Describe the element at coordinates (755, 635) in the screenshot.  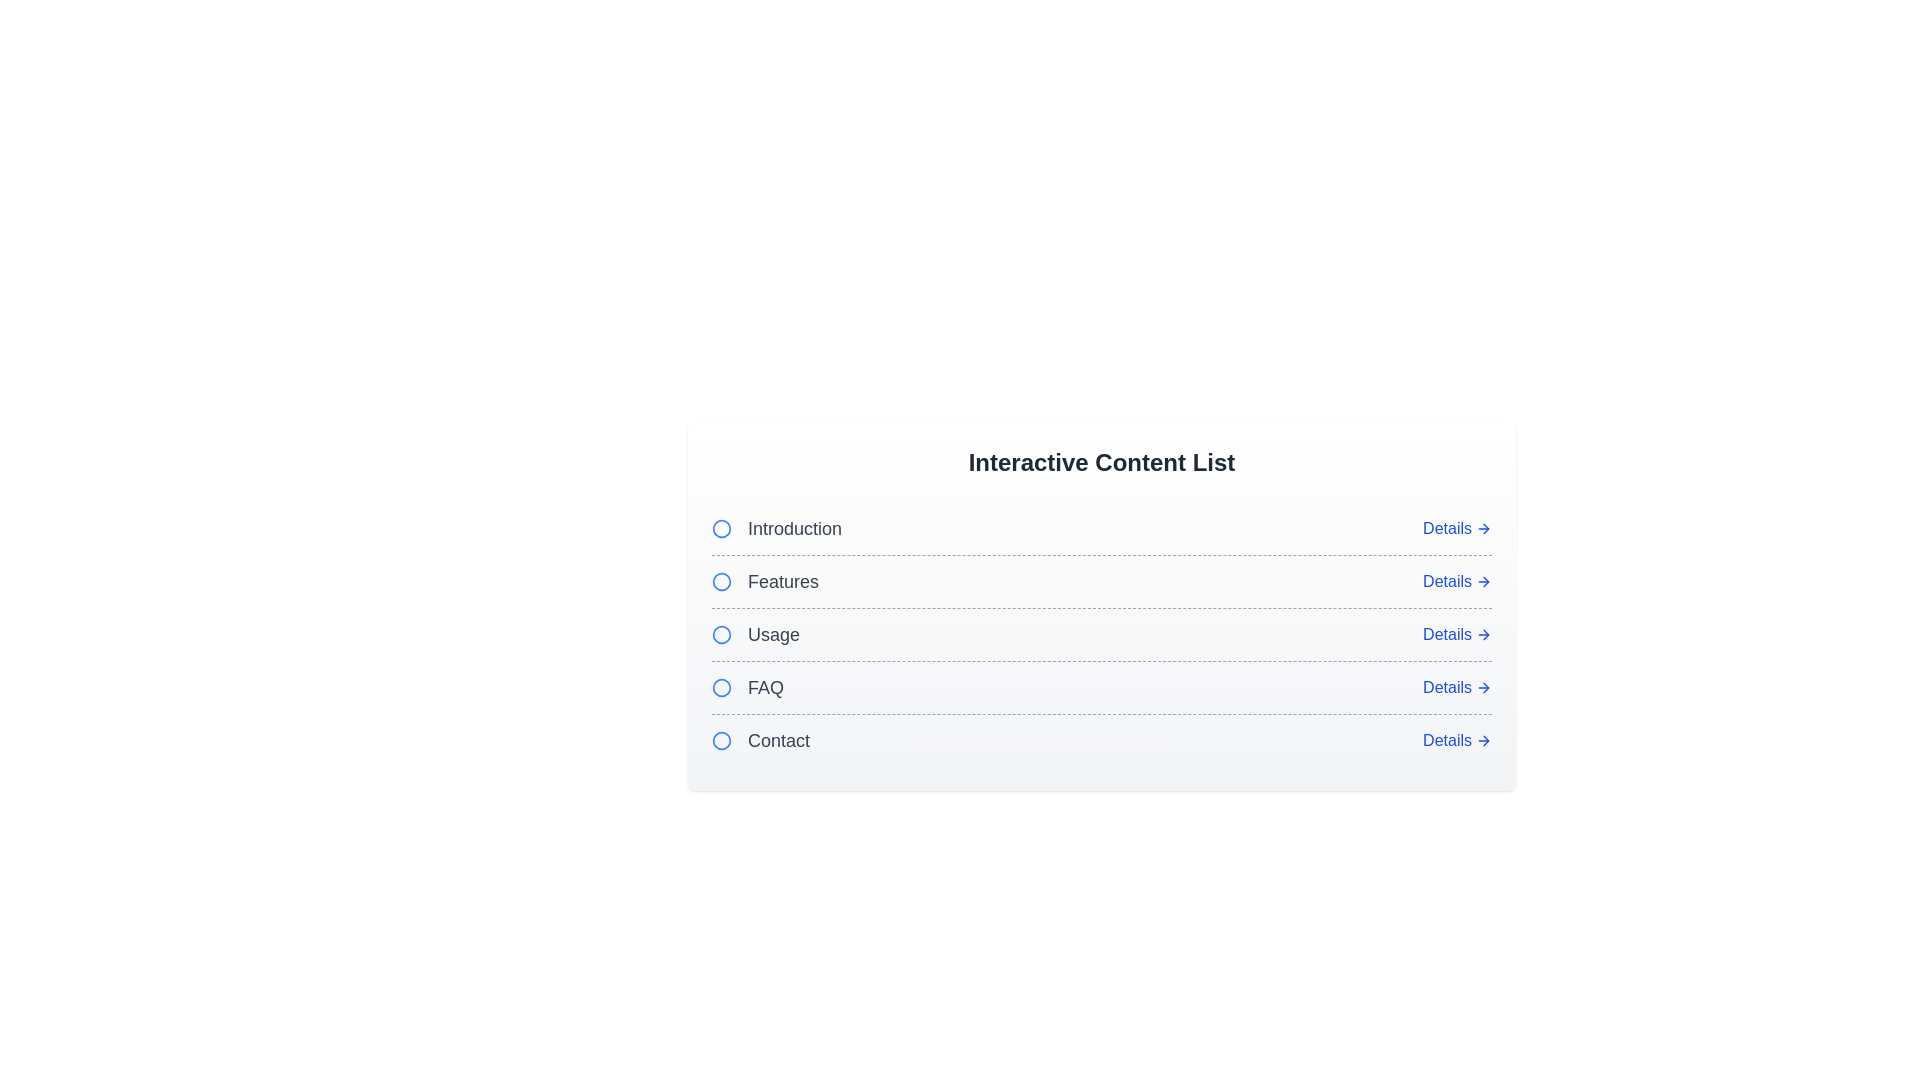
I see `the 'Usage' label with icon, which is styled as bold gray text and positioned in the third row of a vertically stacked list between 'Features' and 'FAQ'` at that location.